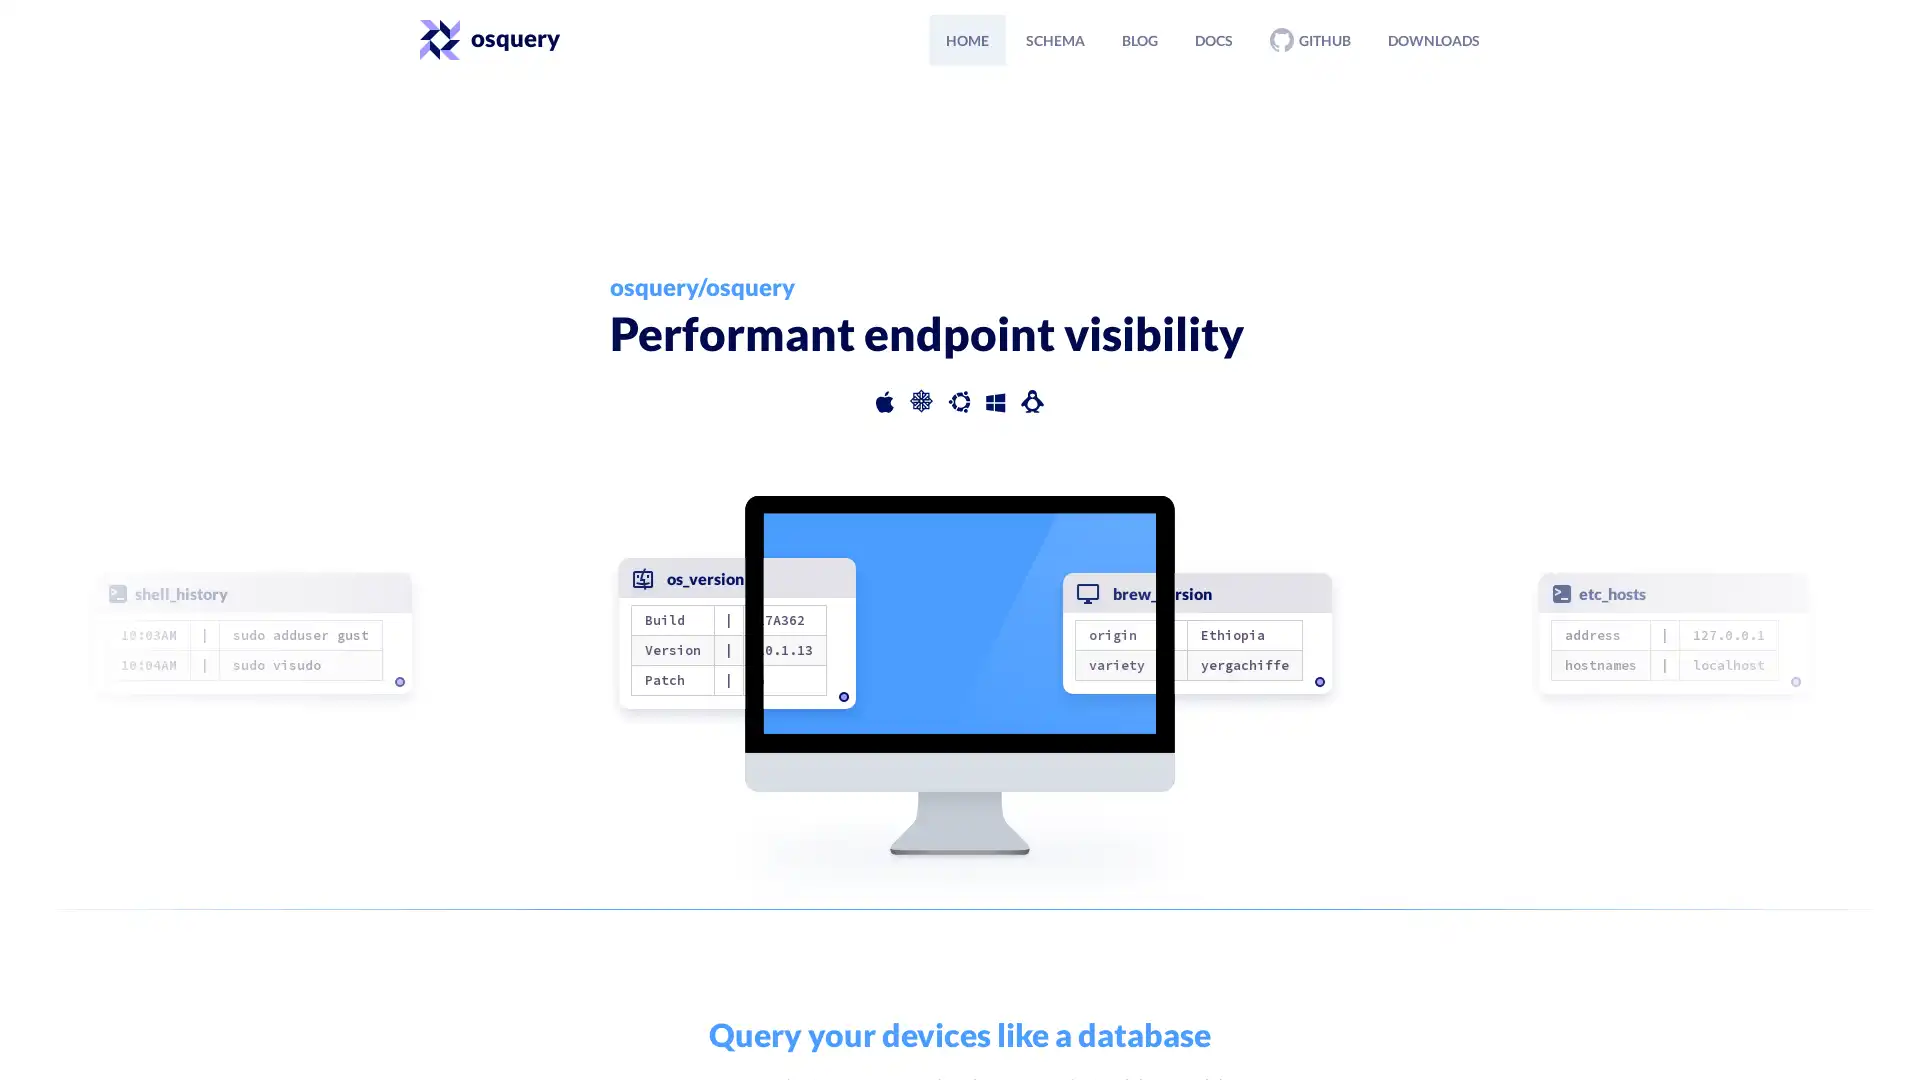 The width and height of the screenshot is (1920, 1080). What do you see at coordinates (1433, 39) in the screenshot?
I see `DOWNLOADS` at bounding box center [1433, 39].